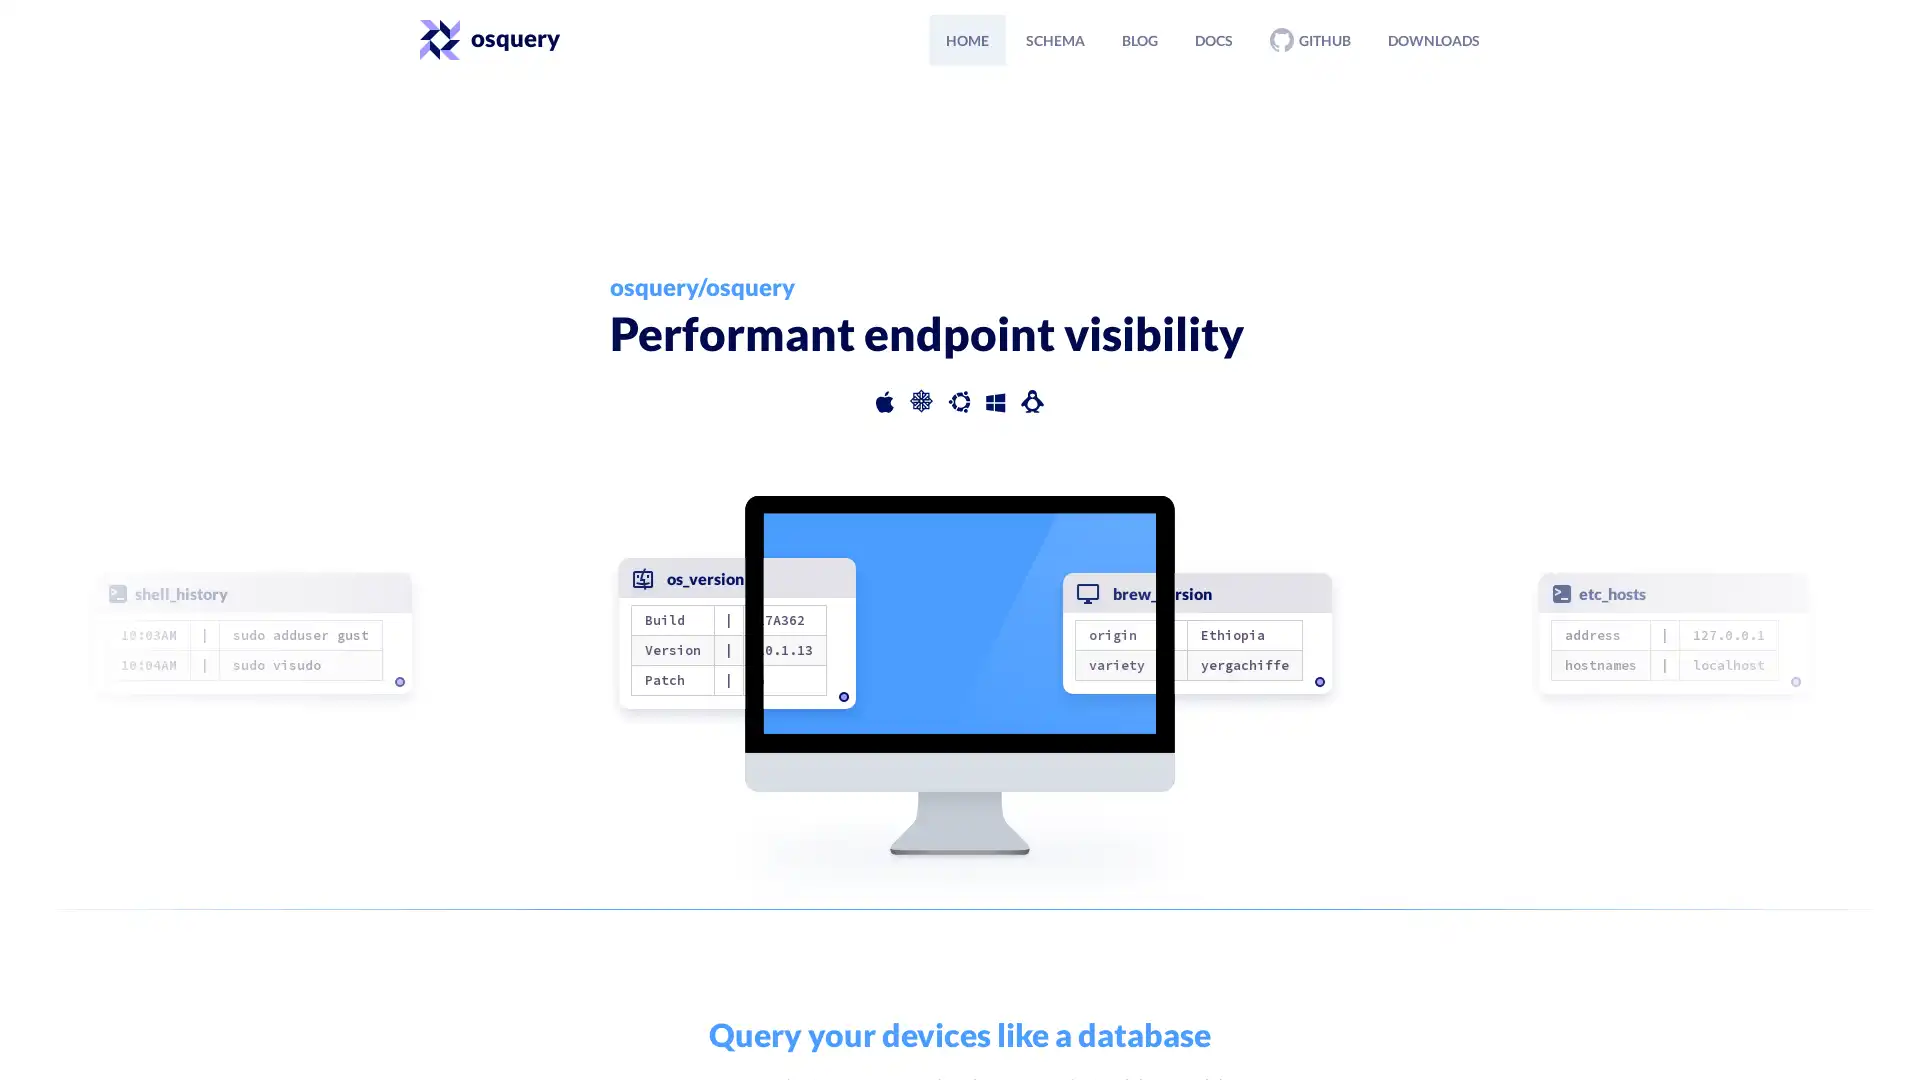 The width and height of the screenshot is (1920, 1080). What do you see at coordinates (1433, 39) in the screenshot?
I see `DOWNLOADS` at bounding box center [1433, 39].